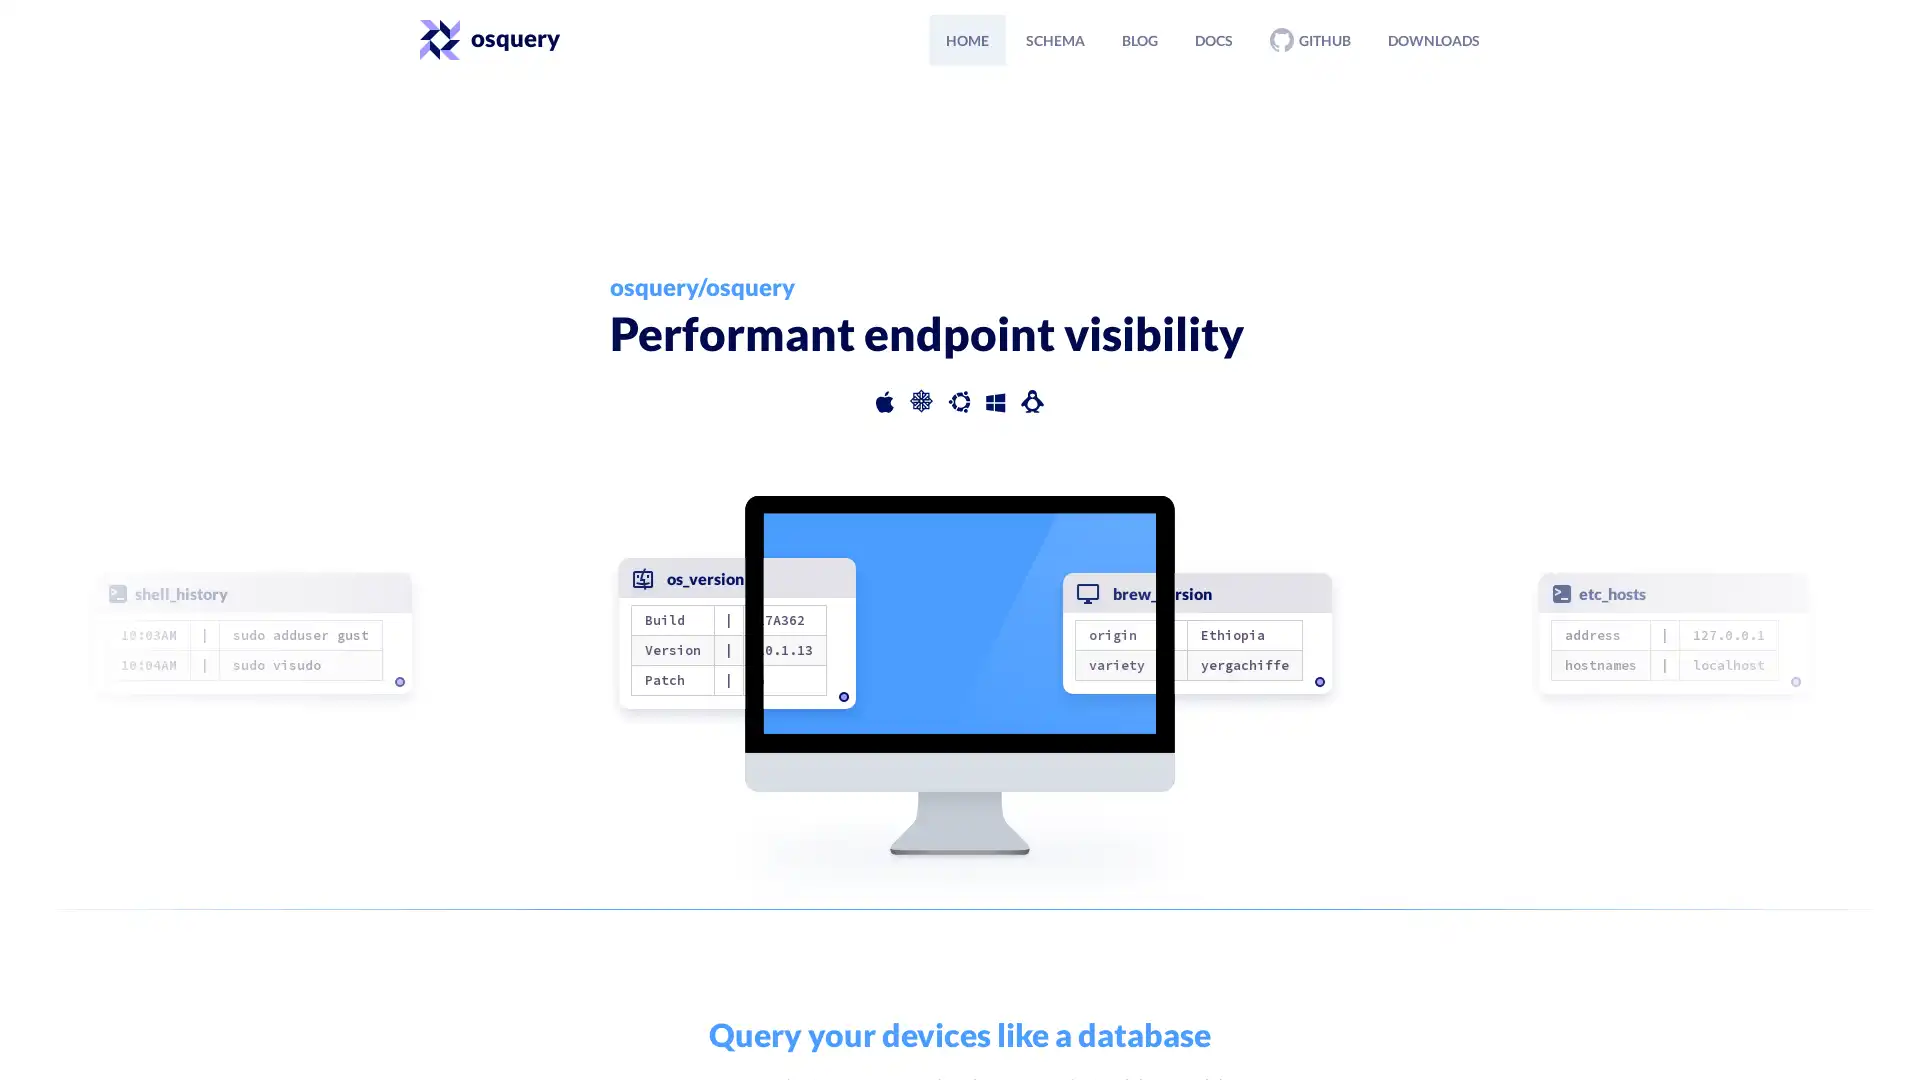 The width and height of the screenshot is (1920, 1080). What do you see at coordinates (1433, 39) in the screenshot?
I see `DOWNLOADS` at bounding box center [1433, 39].